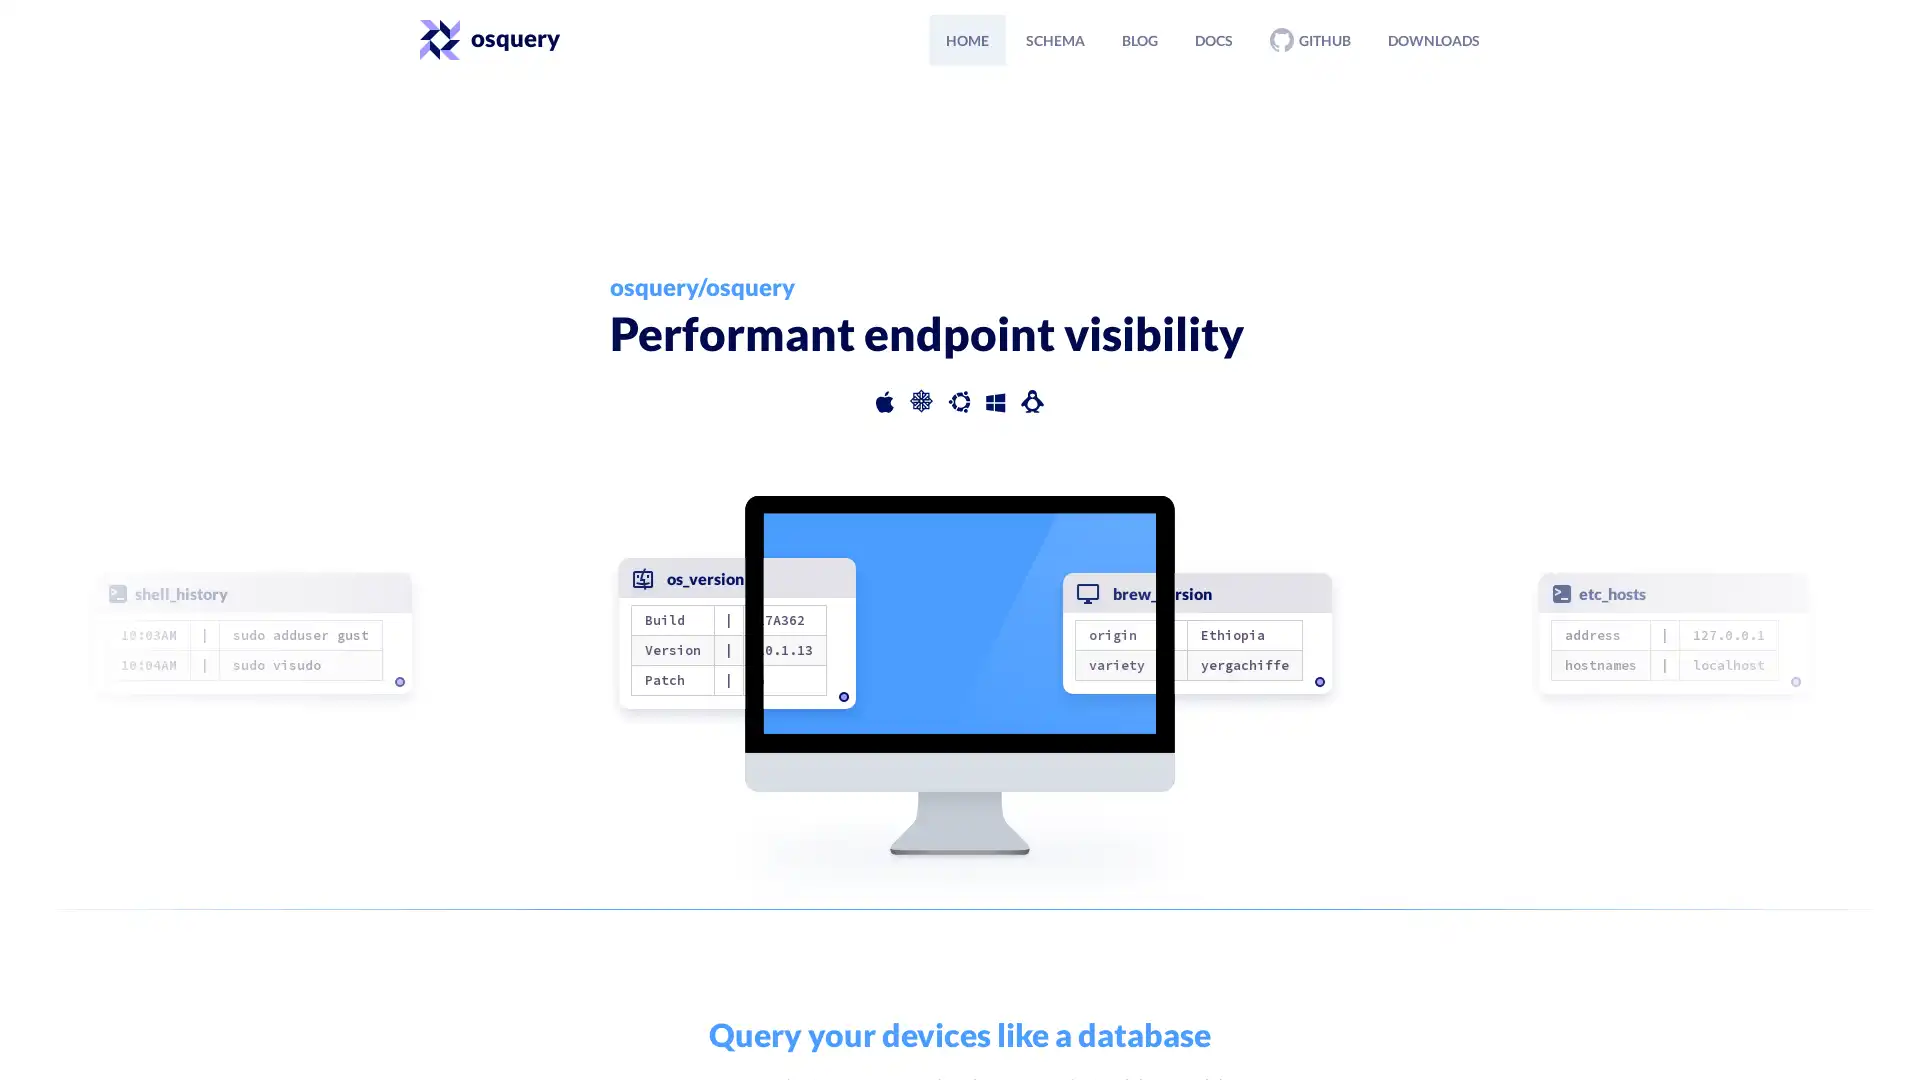 The width and height of the screenshot is (1920, 1080). What do you see at coordinates (1433, 39) in the screenshot?
I see `DOWNLOADS` at bounding box center [1433, 39].